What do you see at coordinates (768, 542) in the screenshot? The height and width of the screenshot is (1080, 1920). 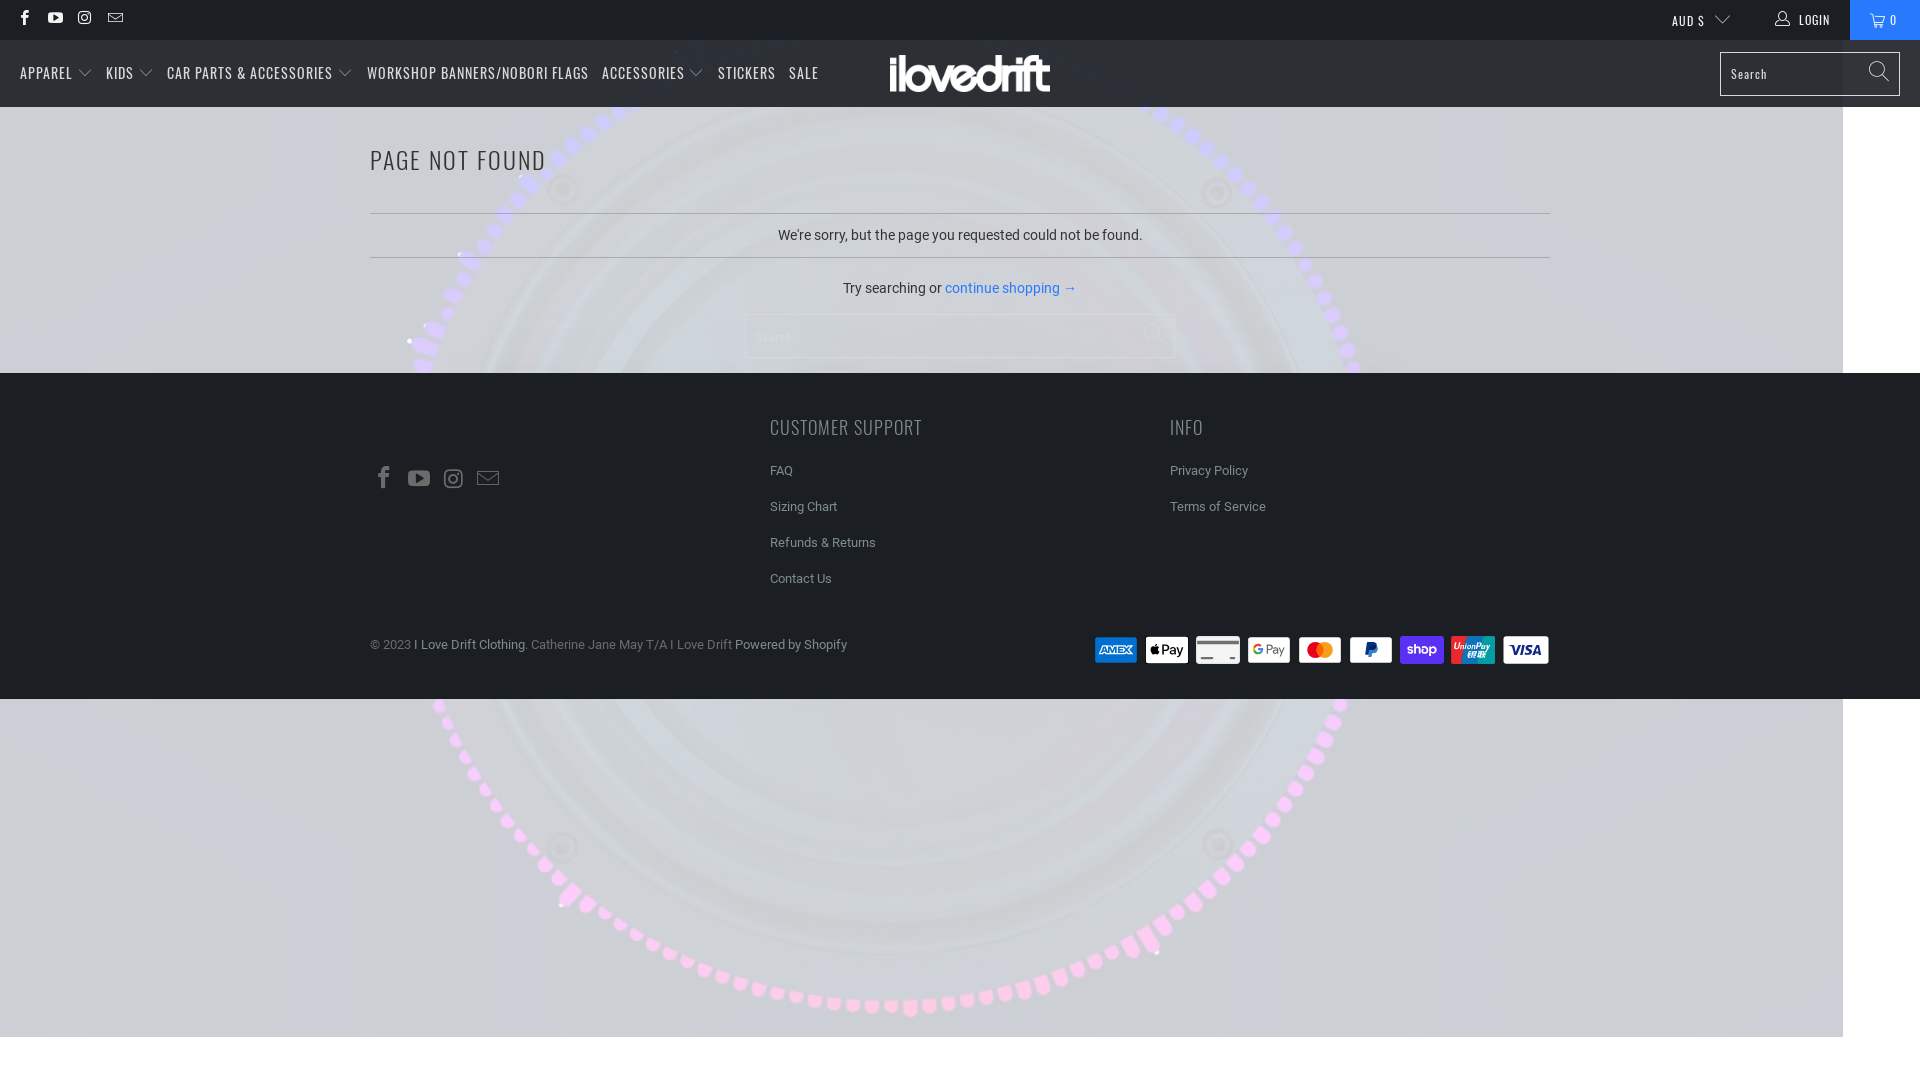 I see `'Refunds & Returns'` at bounding box center [768, 542].